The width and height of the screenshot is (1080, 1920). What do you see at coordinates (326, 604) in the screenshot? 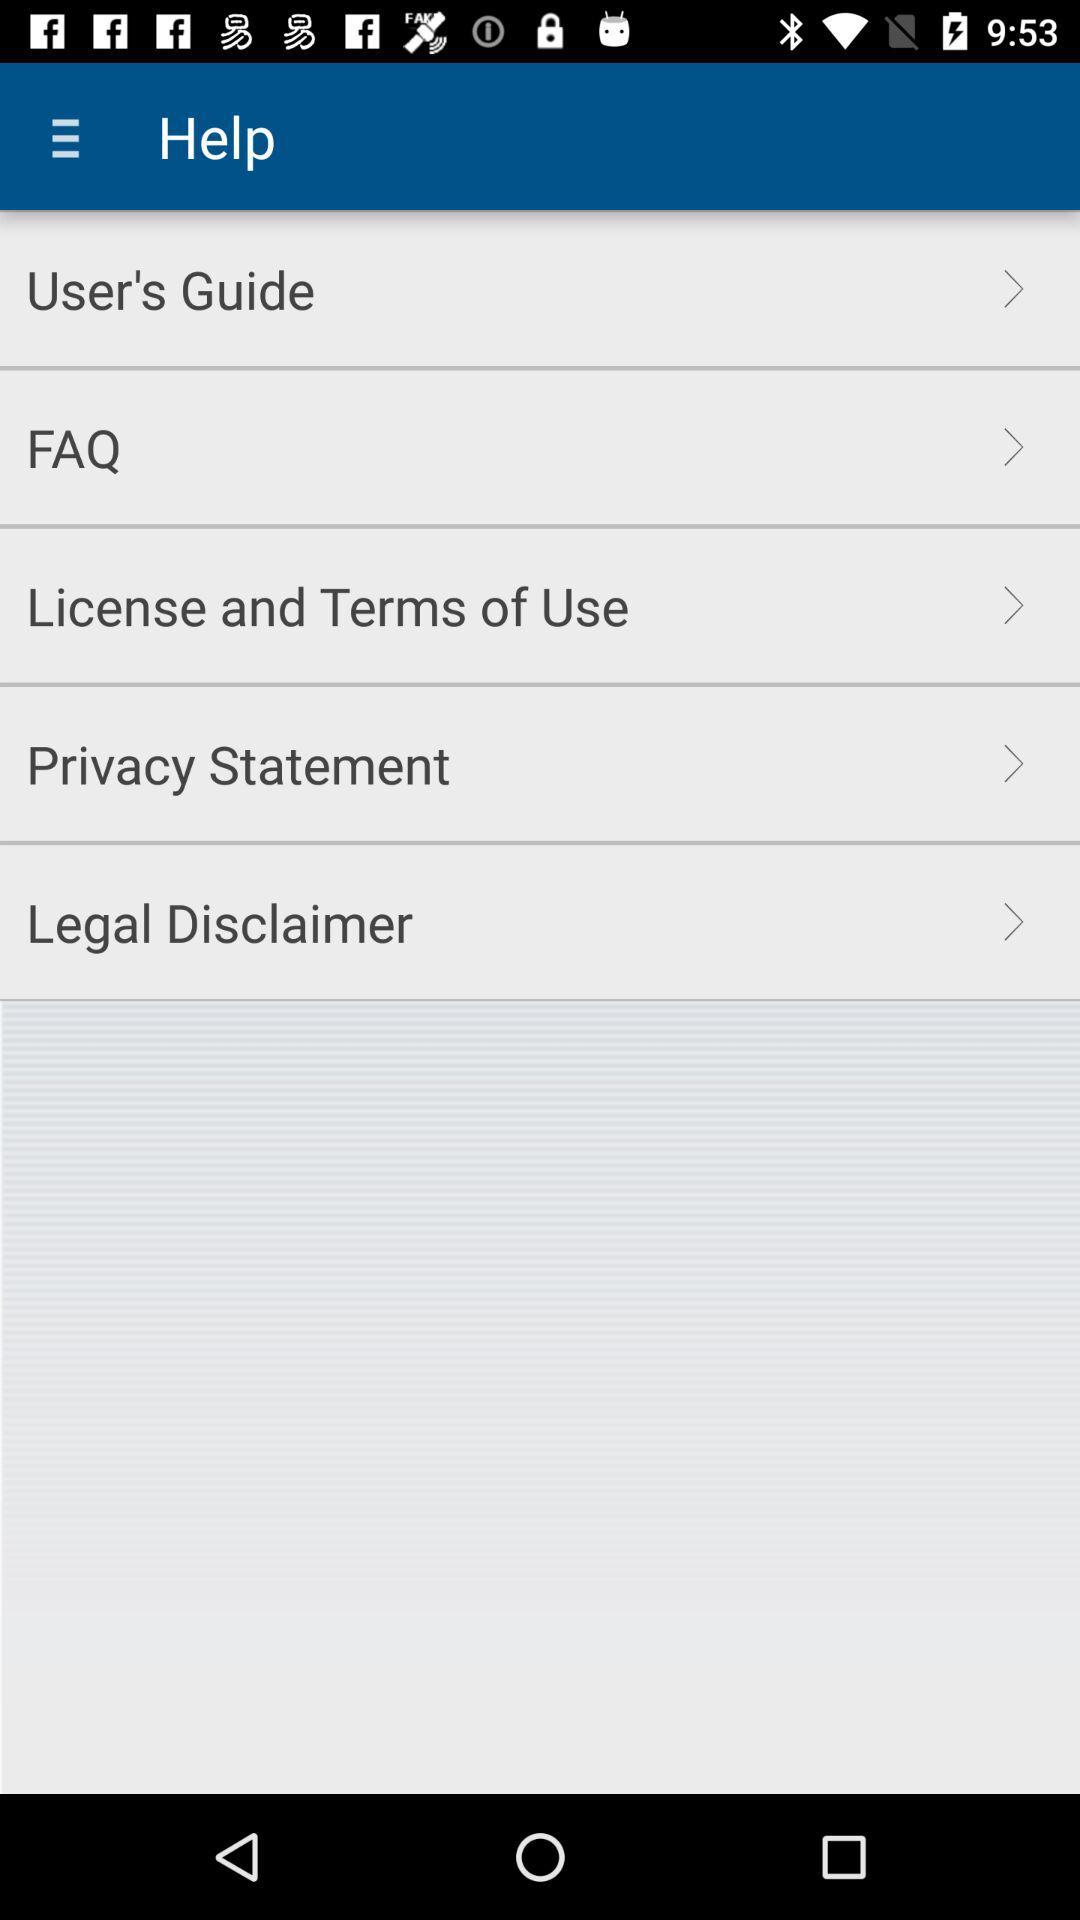
I see `license and terms icon` at bounding box center [326, 604].